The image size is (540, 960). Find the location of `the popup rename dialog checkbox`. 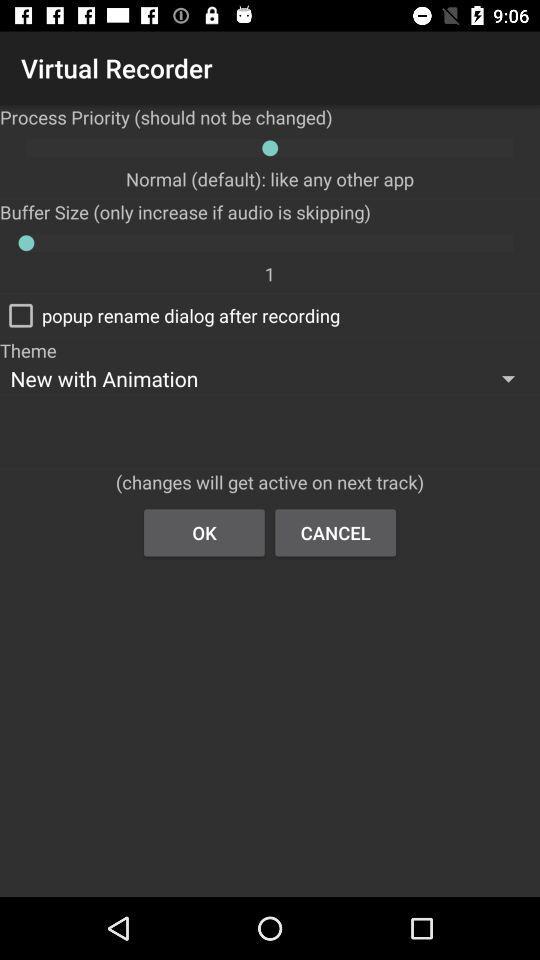

the popup rename dialog checkbox is located at coordinates (170, 315).